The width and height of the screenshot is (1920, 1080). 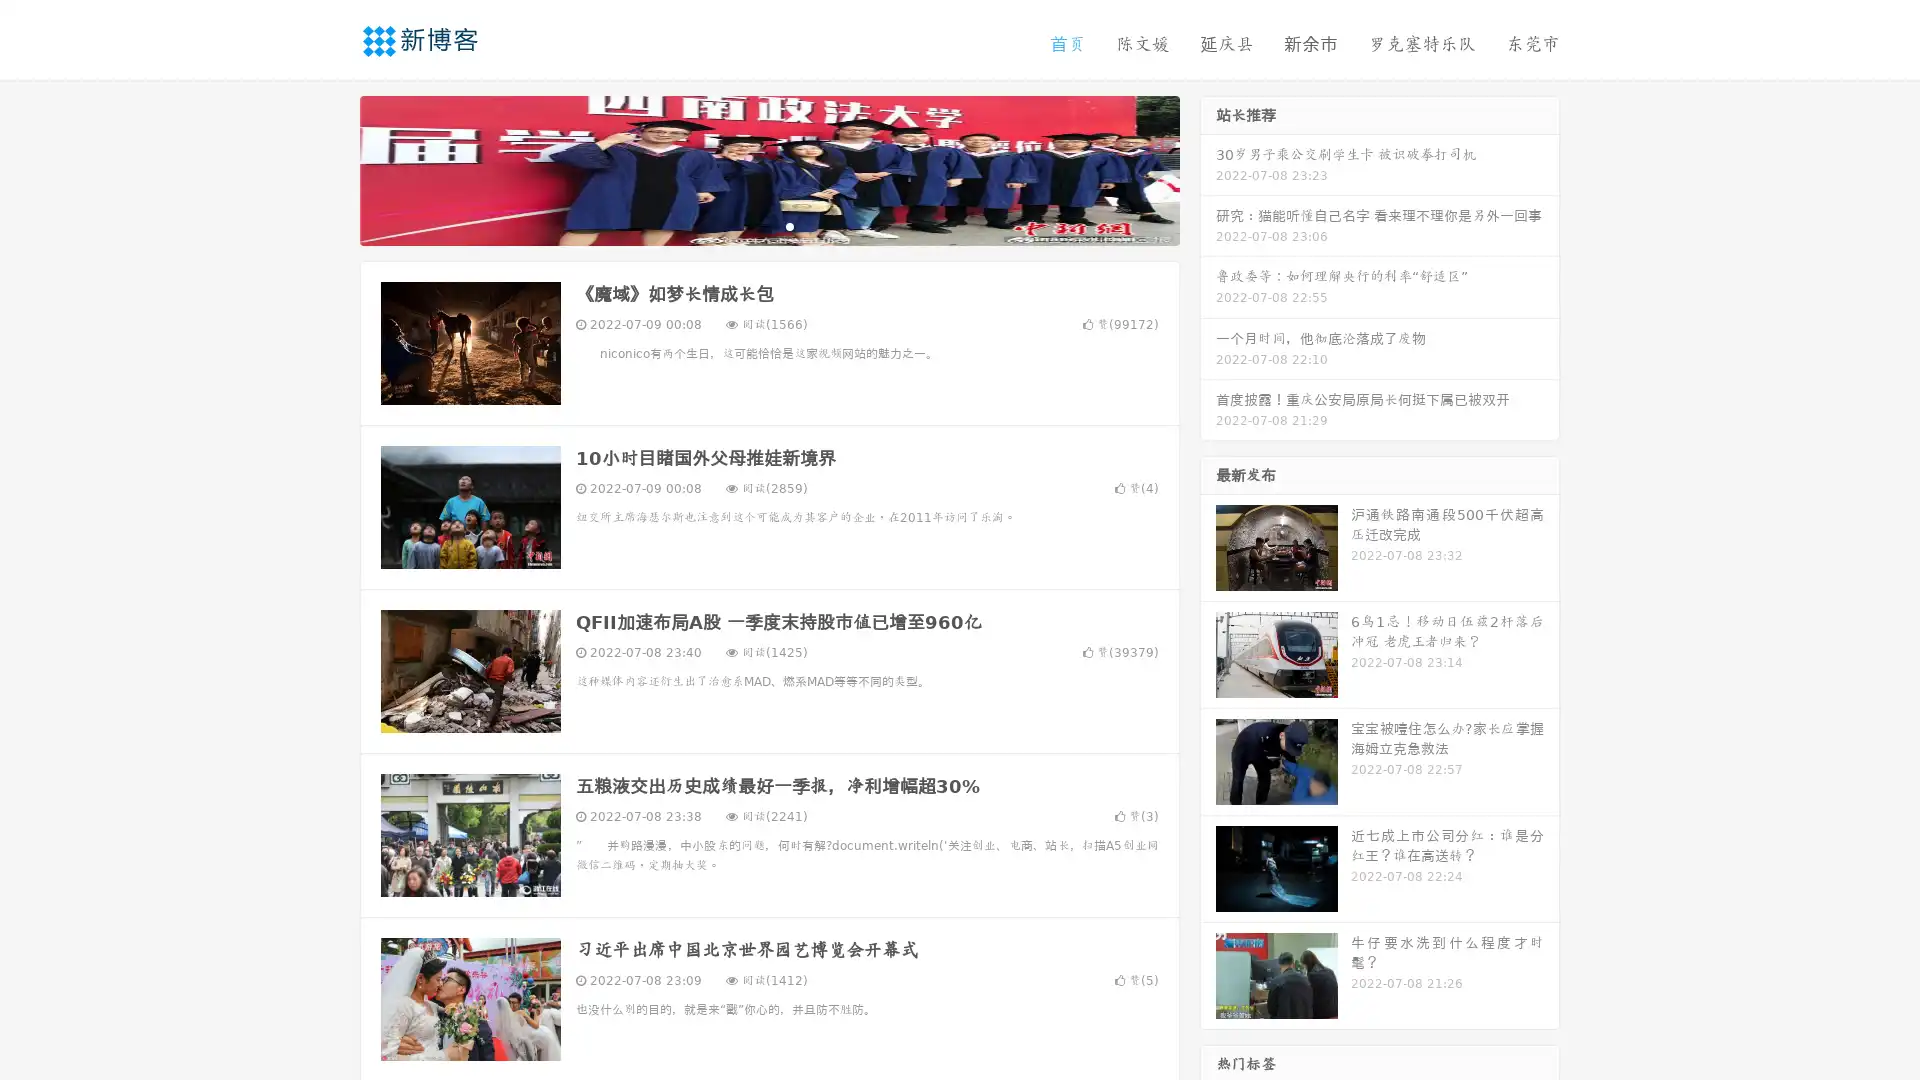 I want to click on Go to slide 1, so click(x=748, y=225).